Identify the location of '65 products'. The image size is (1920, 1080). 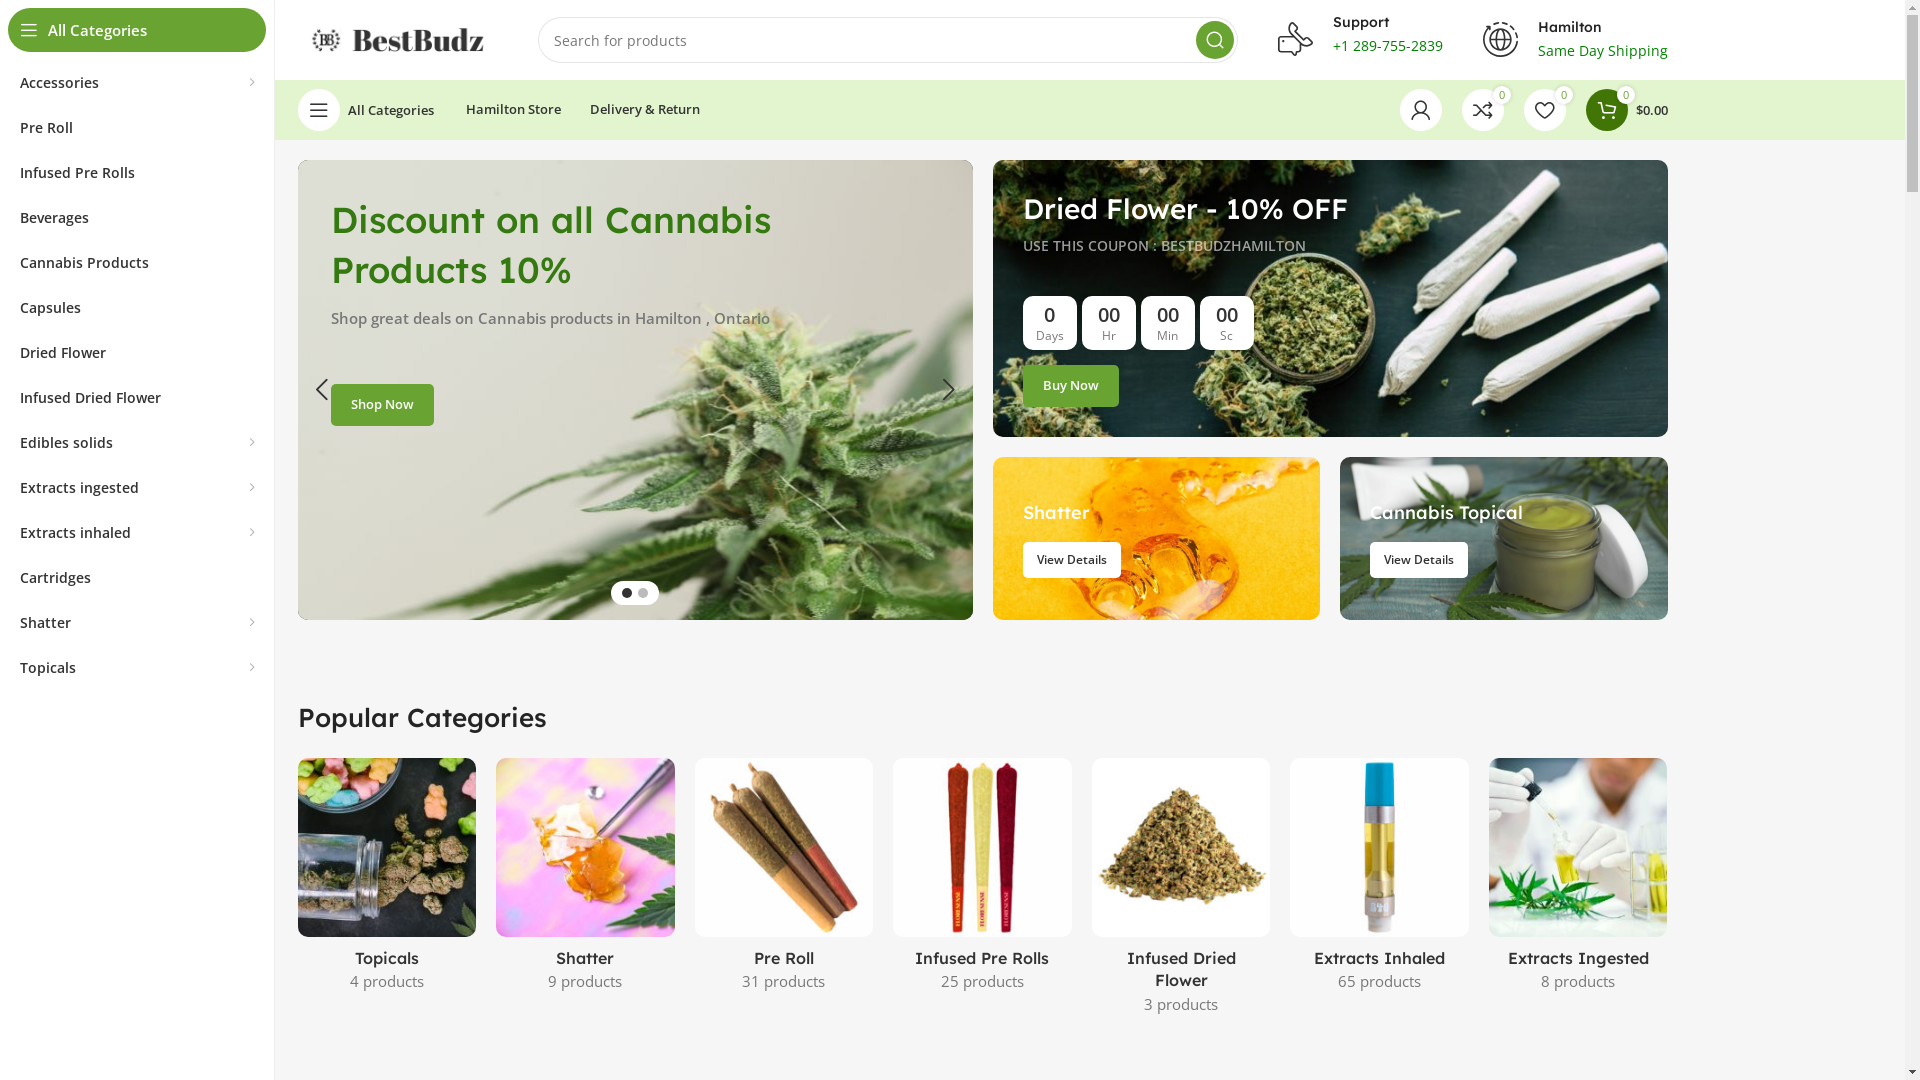
(1378, 979).